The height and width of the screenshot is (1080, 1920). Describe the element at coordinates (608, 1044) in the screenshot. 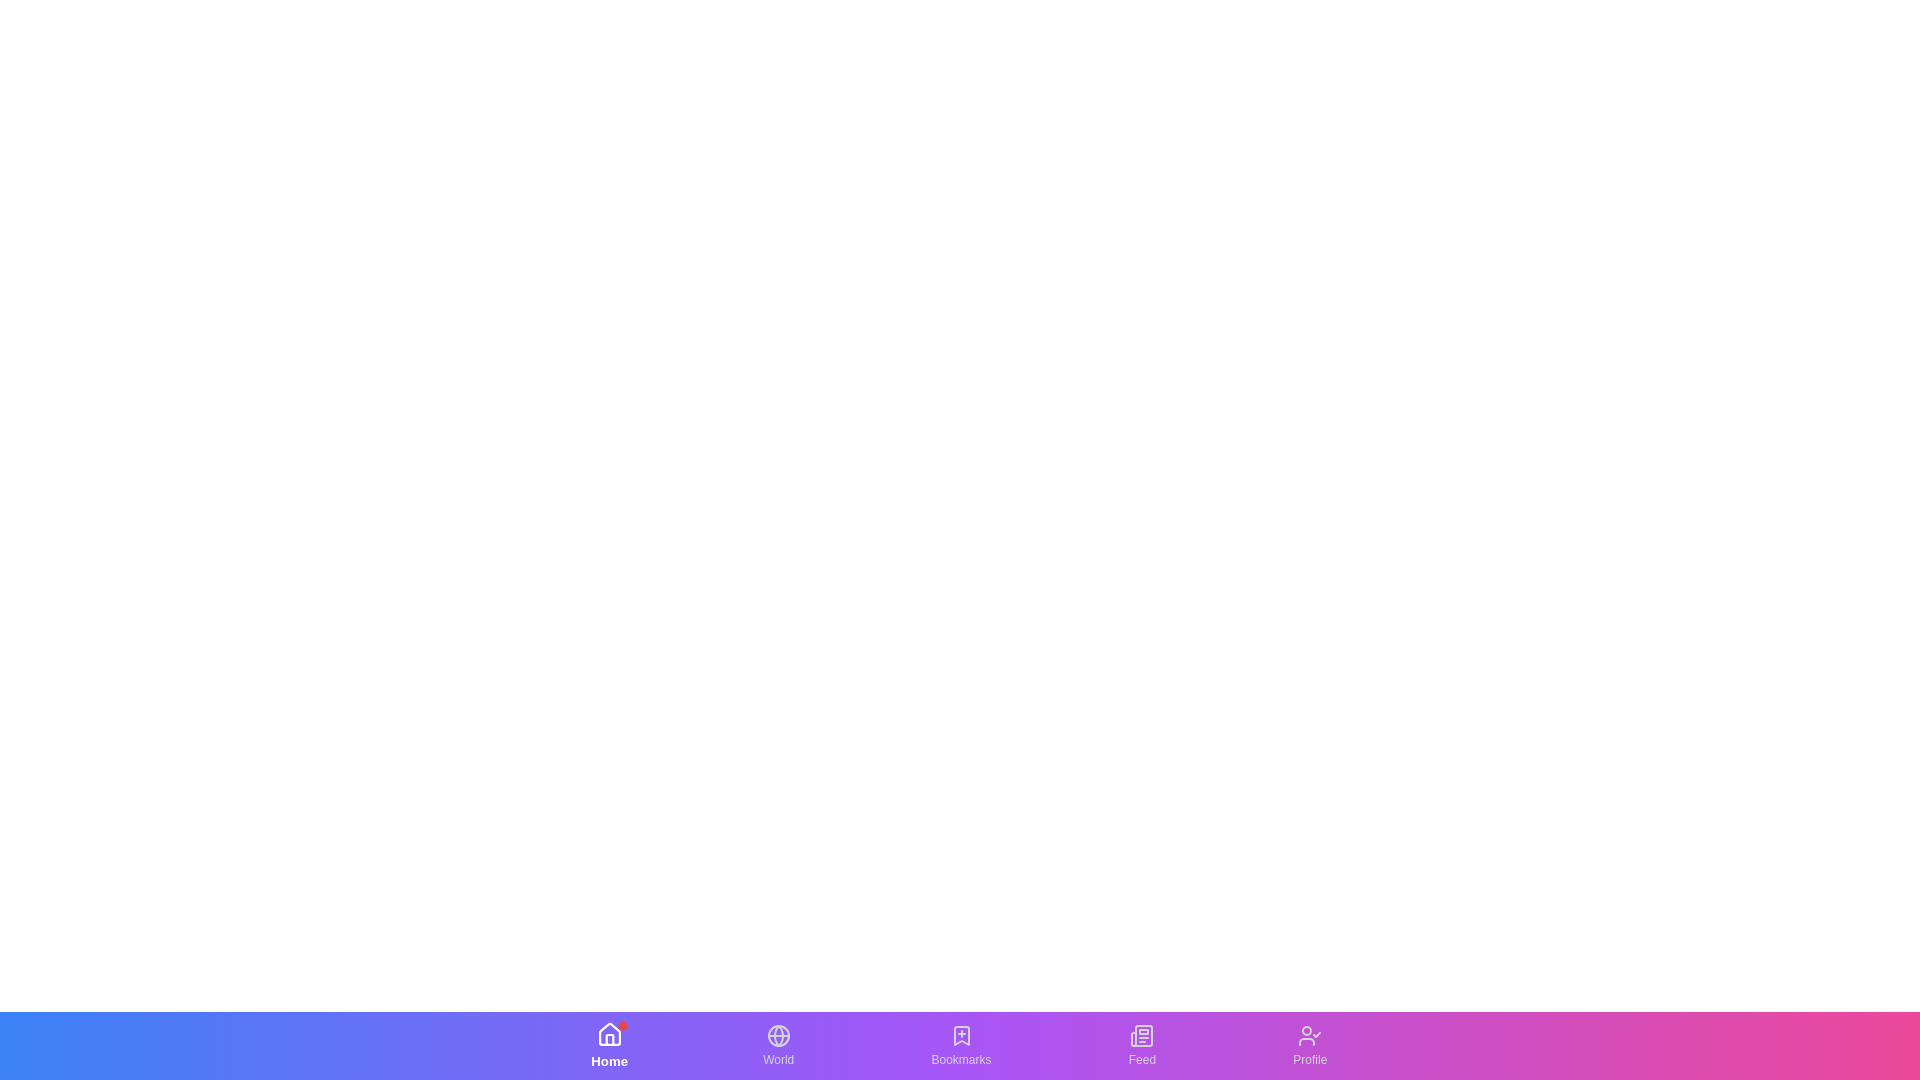

I see `the Home tab in the bottom navigation bar` at that location.